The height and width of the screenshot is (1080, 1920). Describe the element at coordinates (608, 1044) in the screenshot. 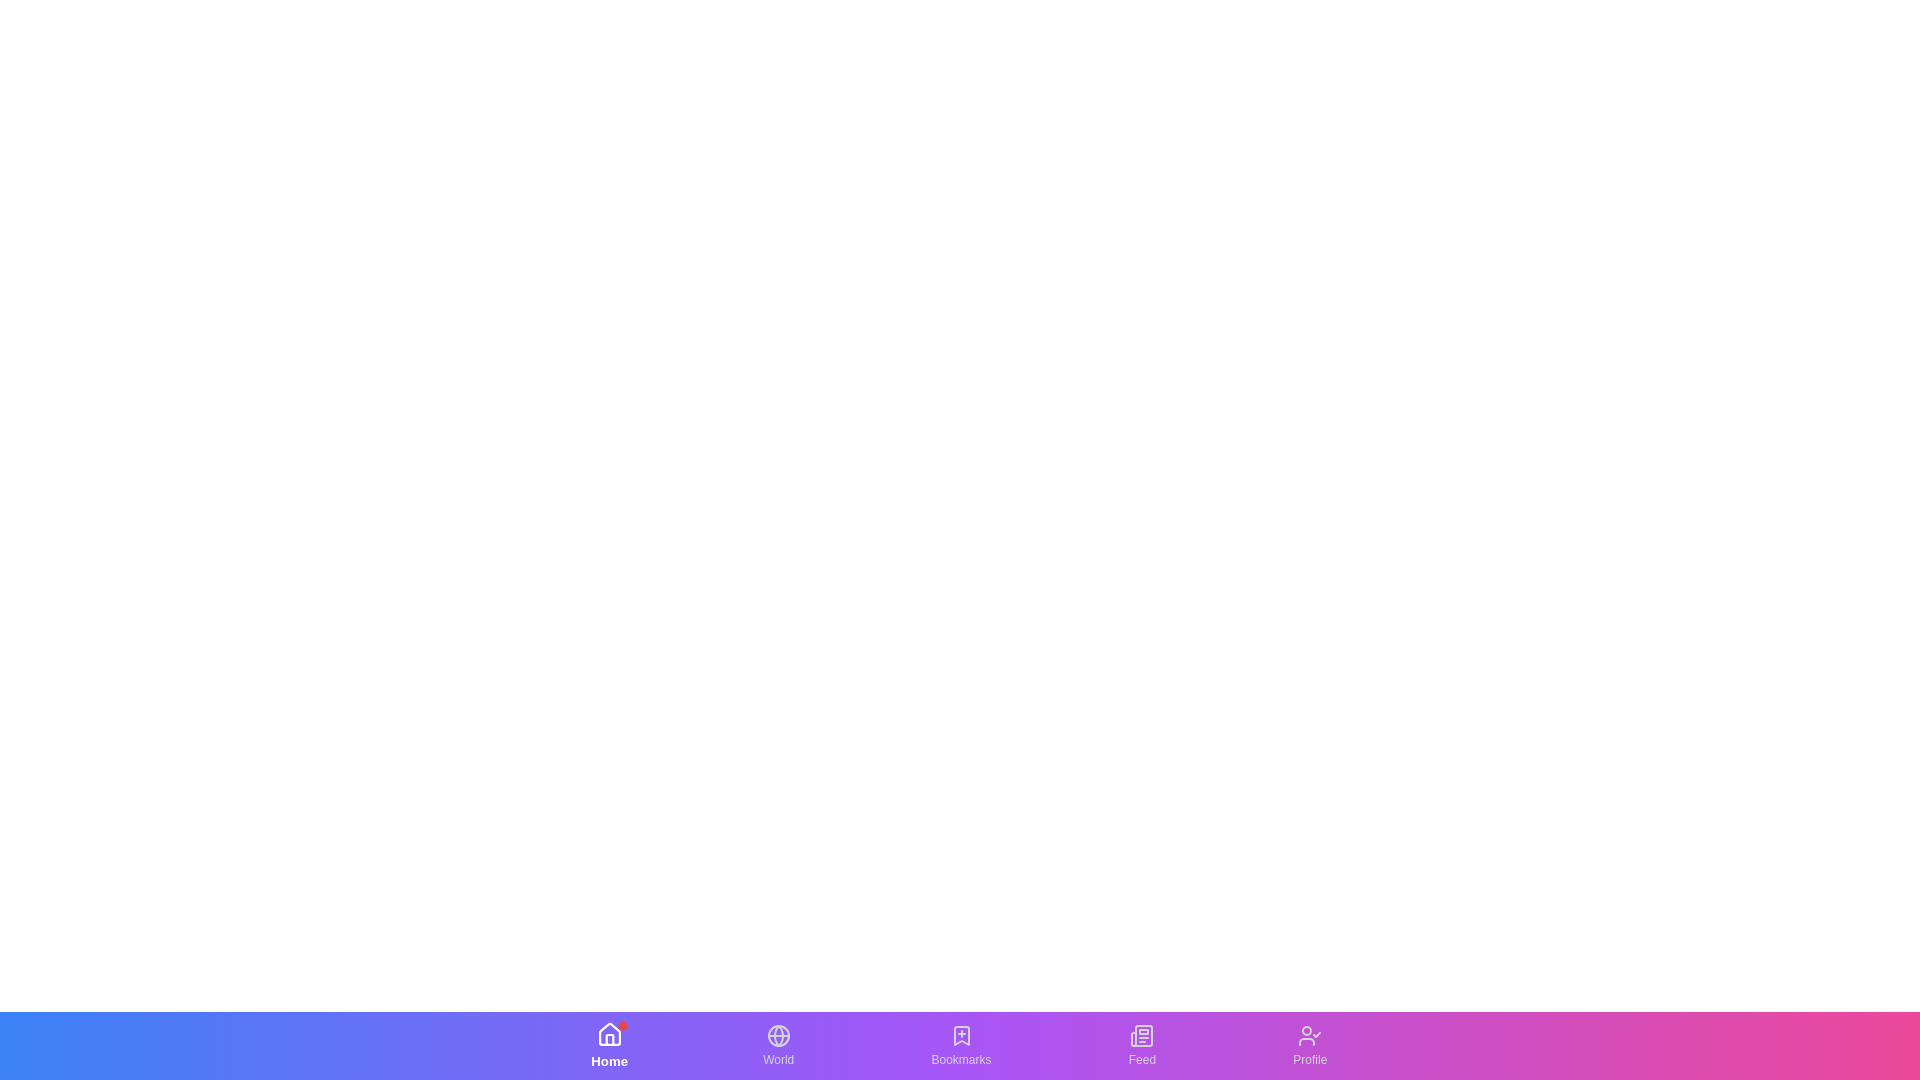

I see `the Home tab in the bottom navigation bar` at that location.